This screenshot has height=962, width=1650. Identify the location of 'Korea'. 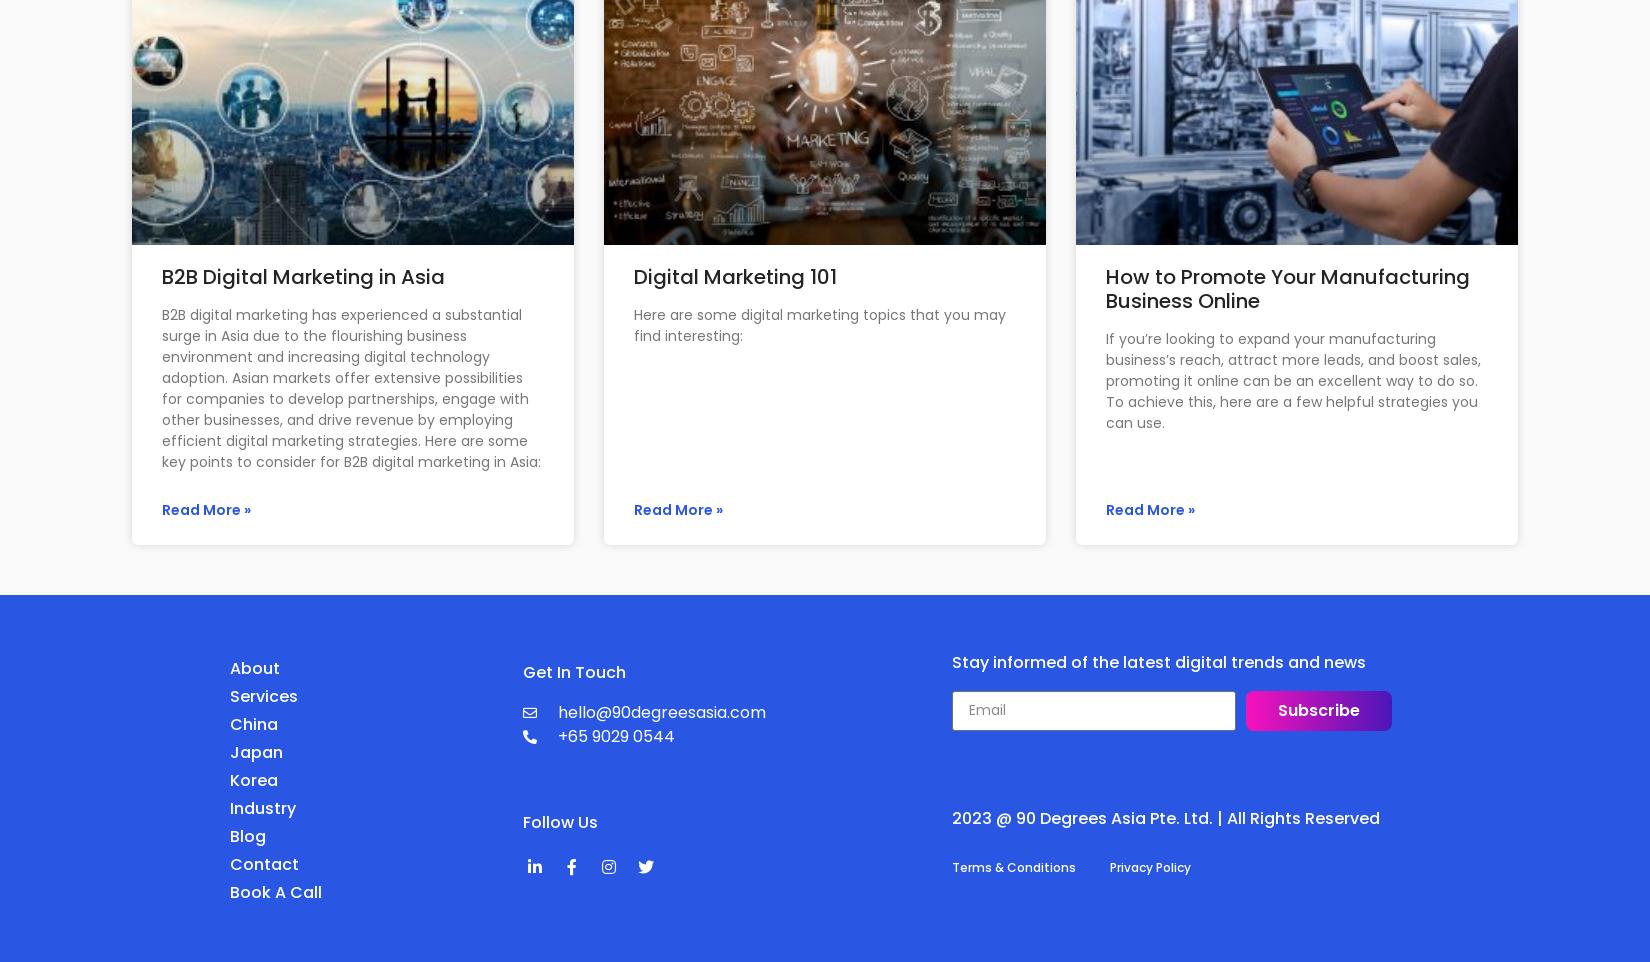
(230, 778).